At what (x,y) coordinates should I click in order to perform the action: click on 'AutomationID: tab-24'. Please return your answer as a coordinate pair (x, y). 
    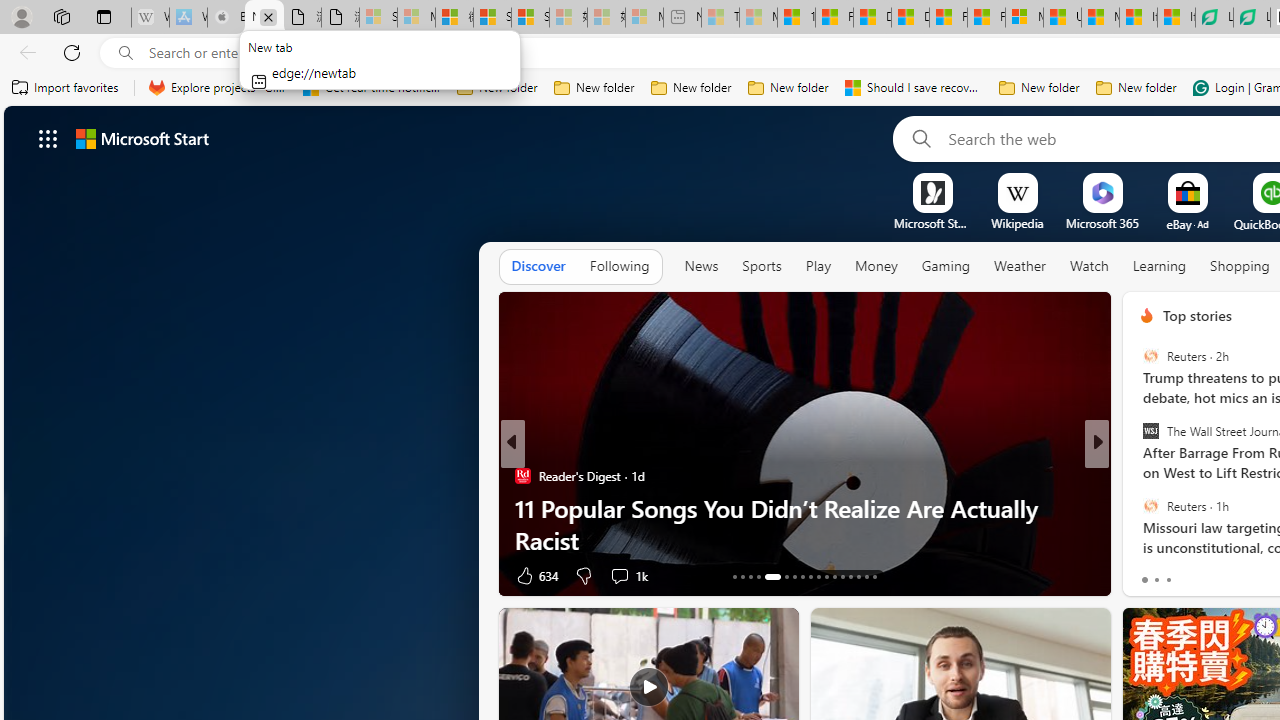
    Looking at the image, I should click on (833, 577).